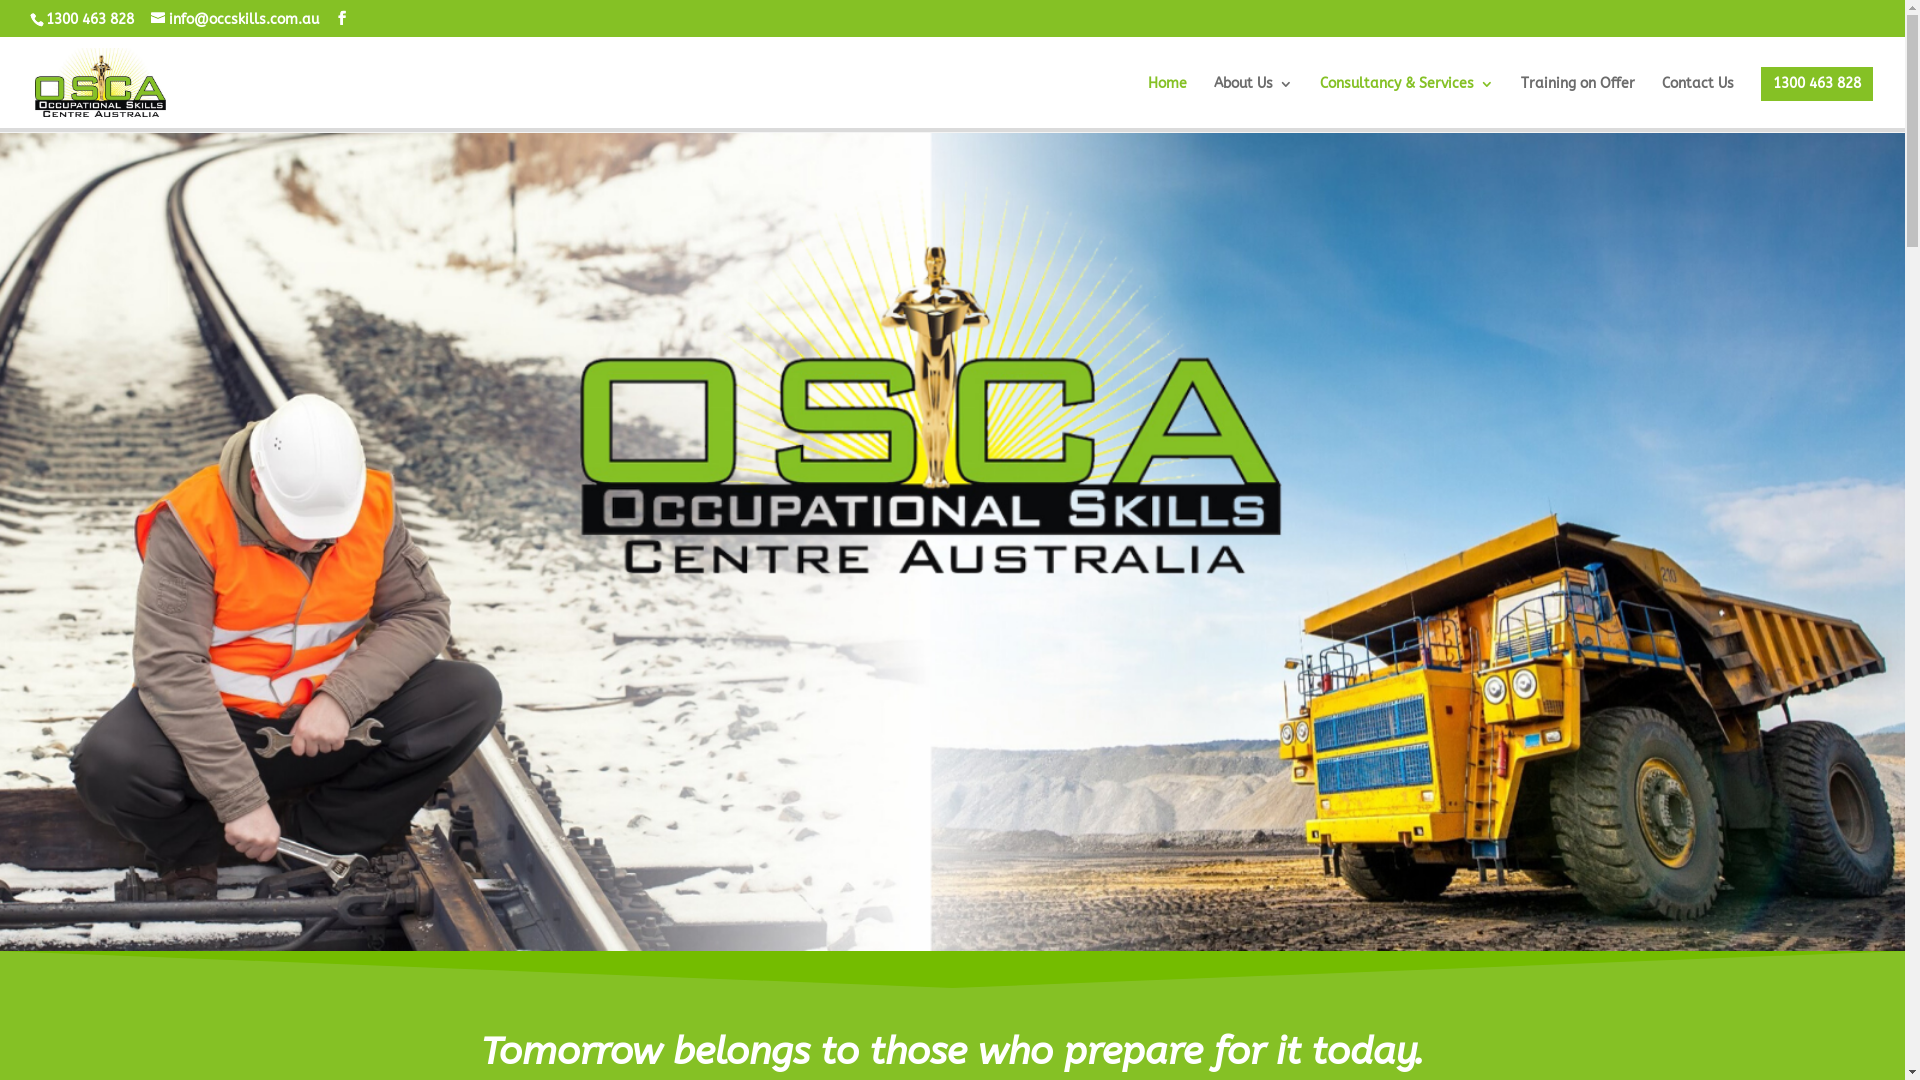 Image resolution: width=1920 pixels, height=1080 pixels. Describe the element at coordinates (1817, 83) in the screenshot. I see `'1300 463 828'` at that location.